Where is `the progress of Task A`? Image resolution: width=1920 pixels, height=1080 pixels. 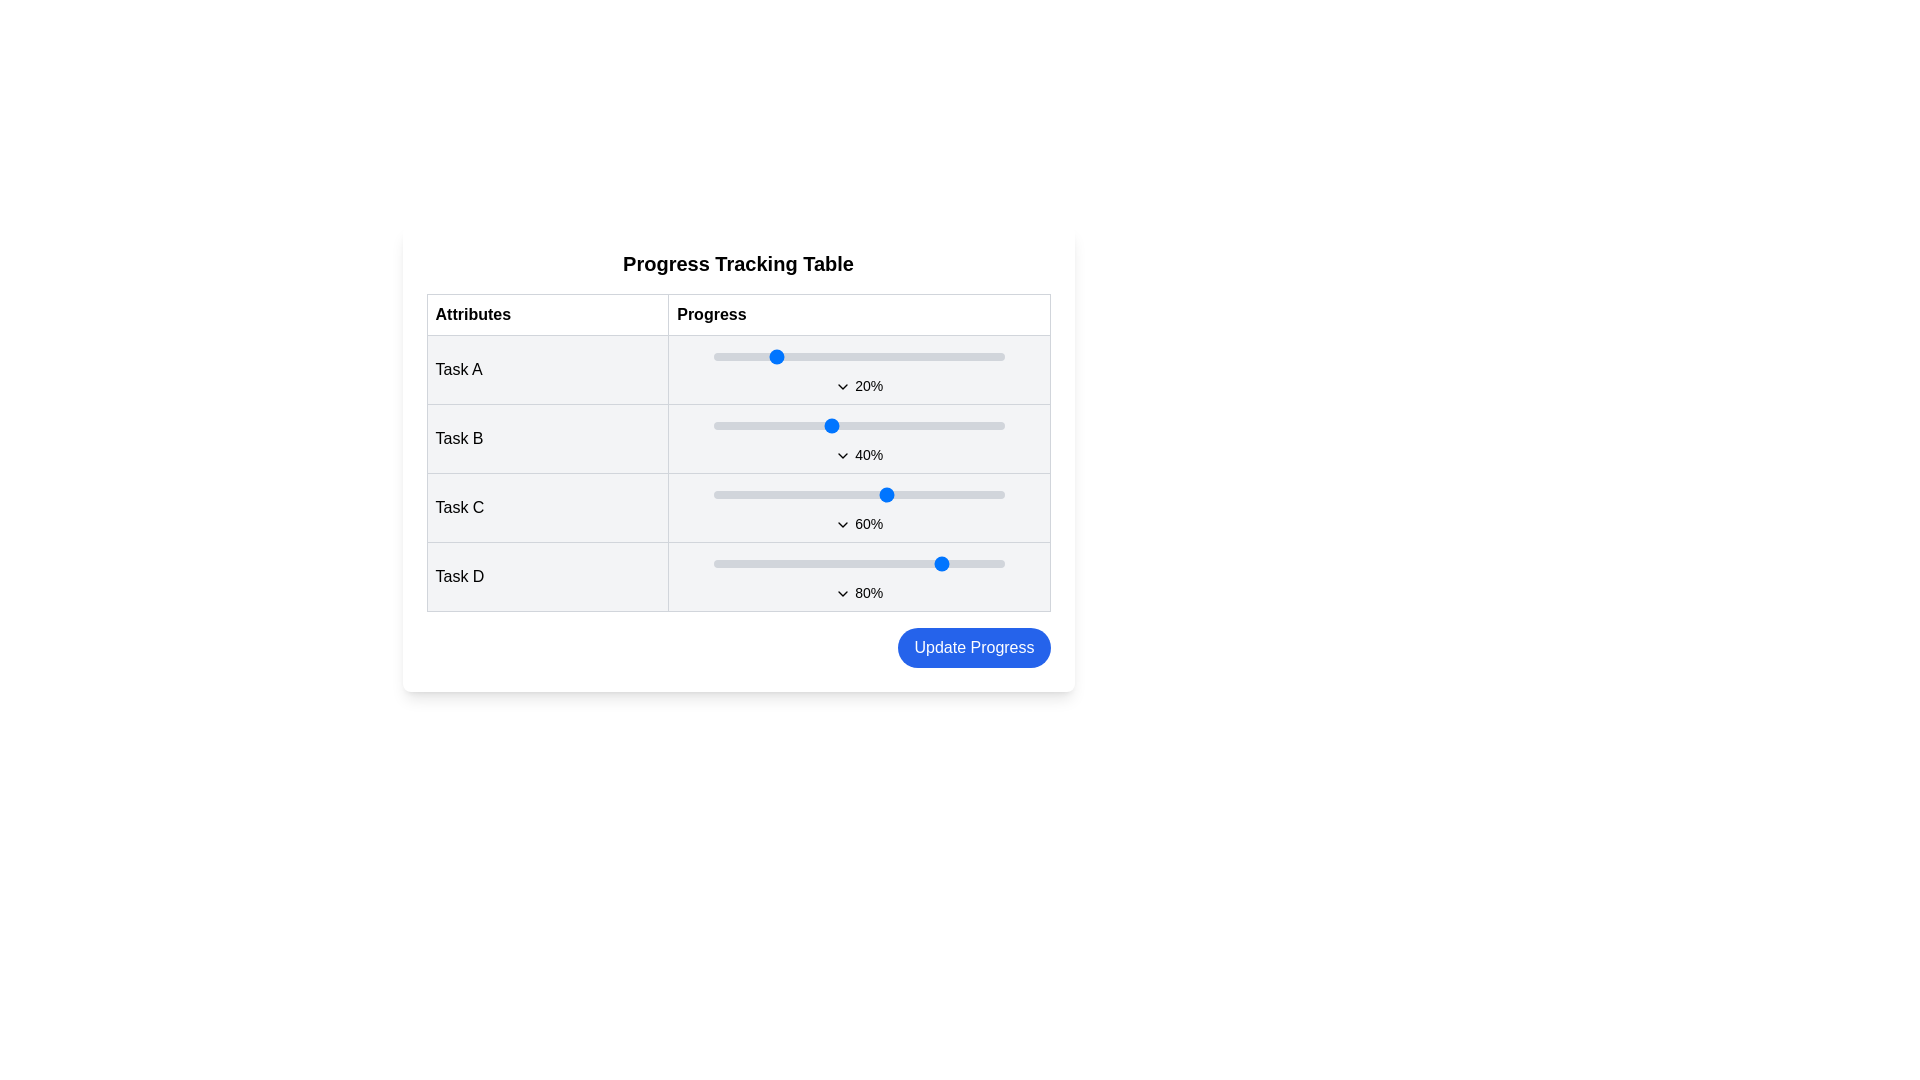 the progress of Task A is located at coordinates (812, 356).